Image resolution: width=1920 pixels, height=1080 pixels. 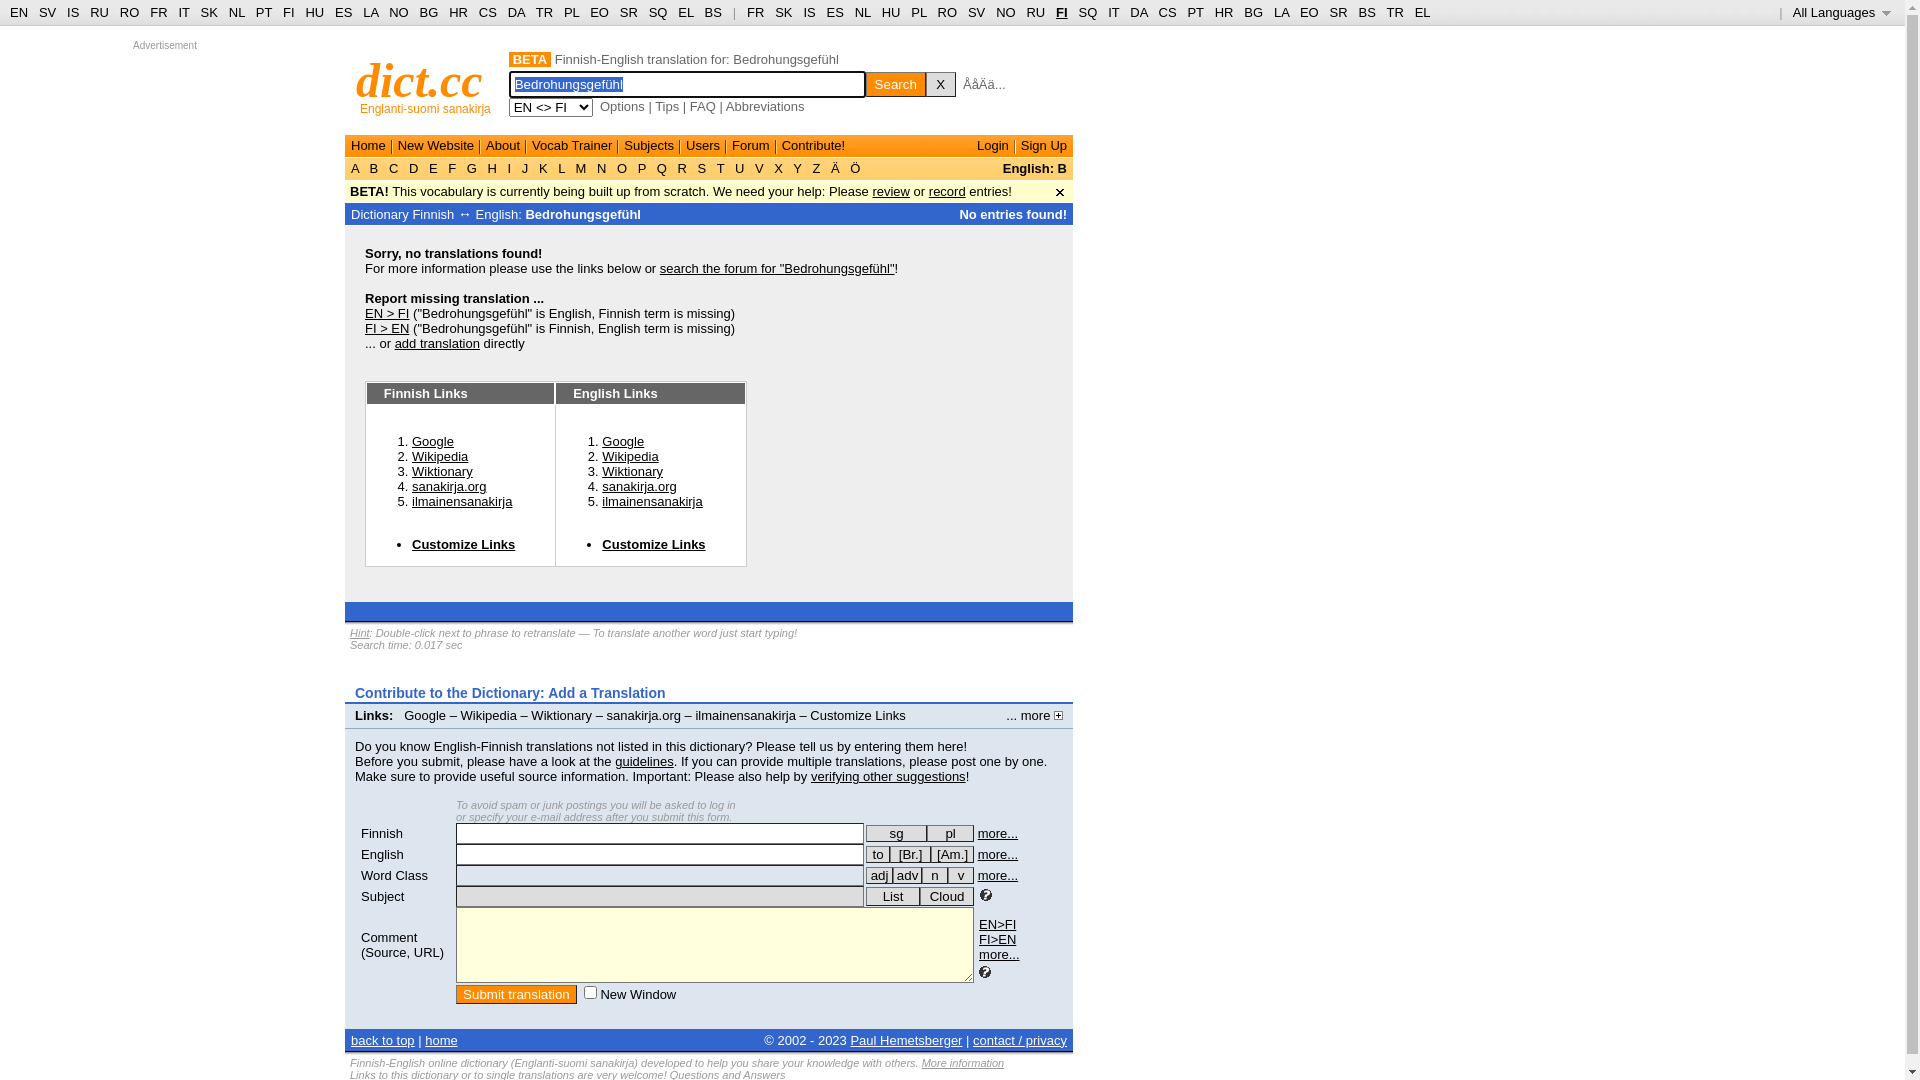 I want to click on 'T', so click(x=713, y=167).